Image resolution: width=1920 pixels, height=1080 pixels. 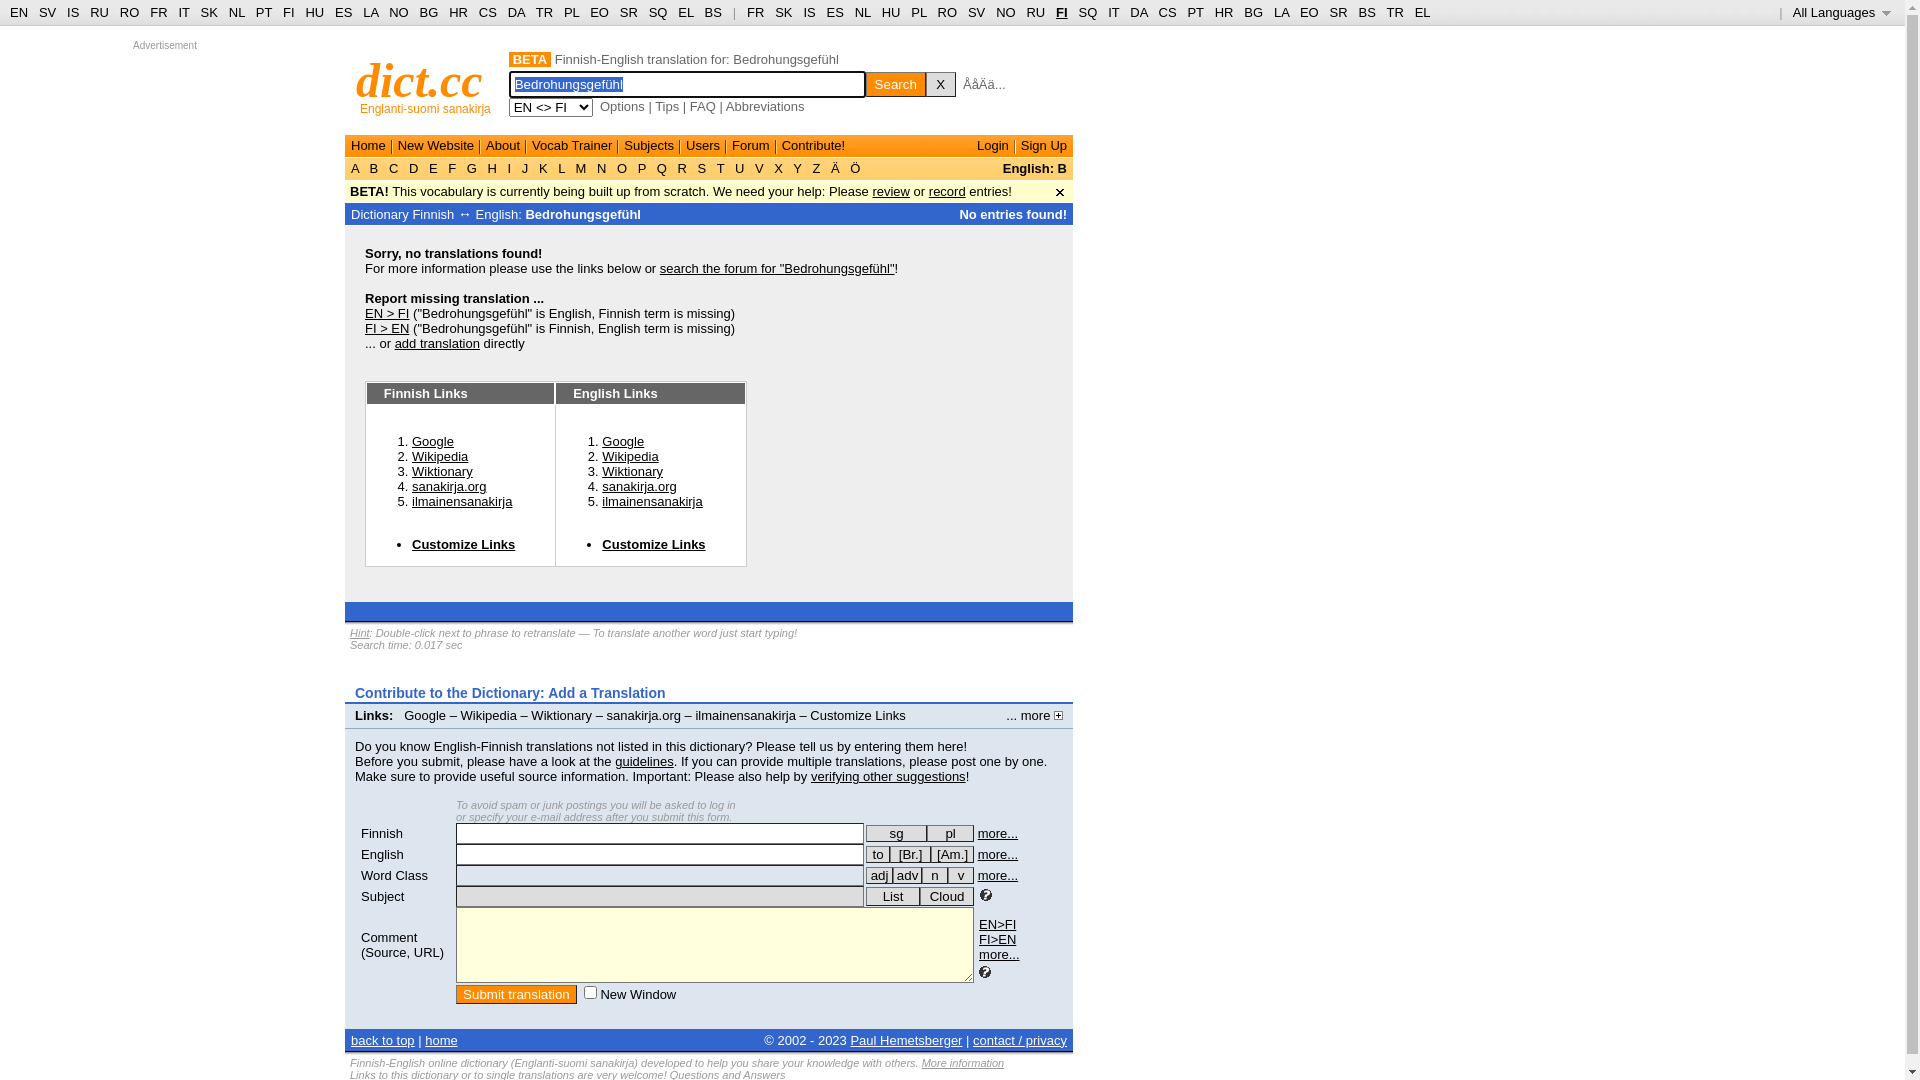 I want to click on 'T', so click(x=713, y=167).